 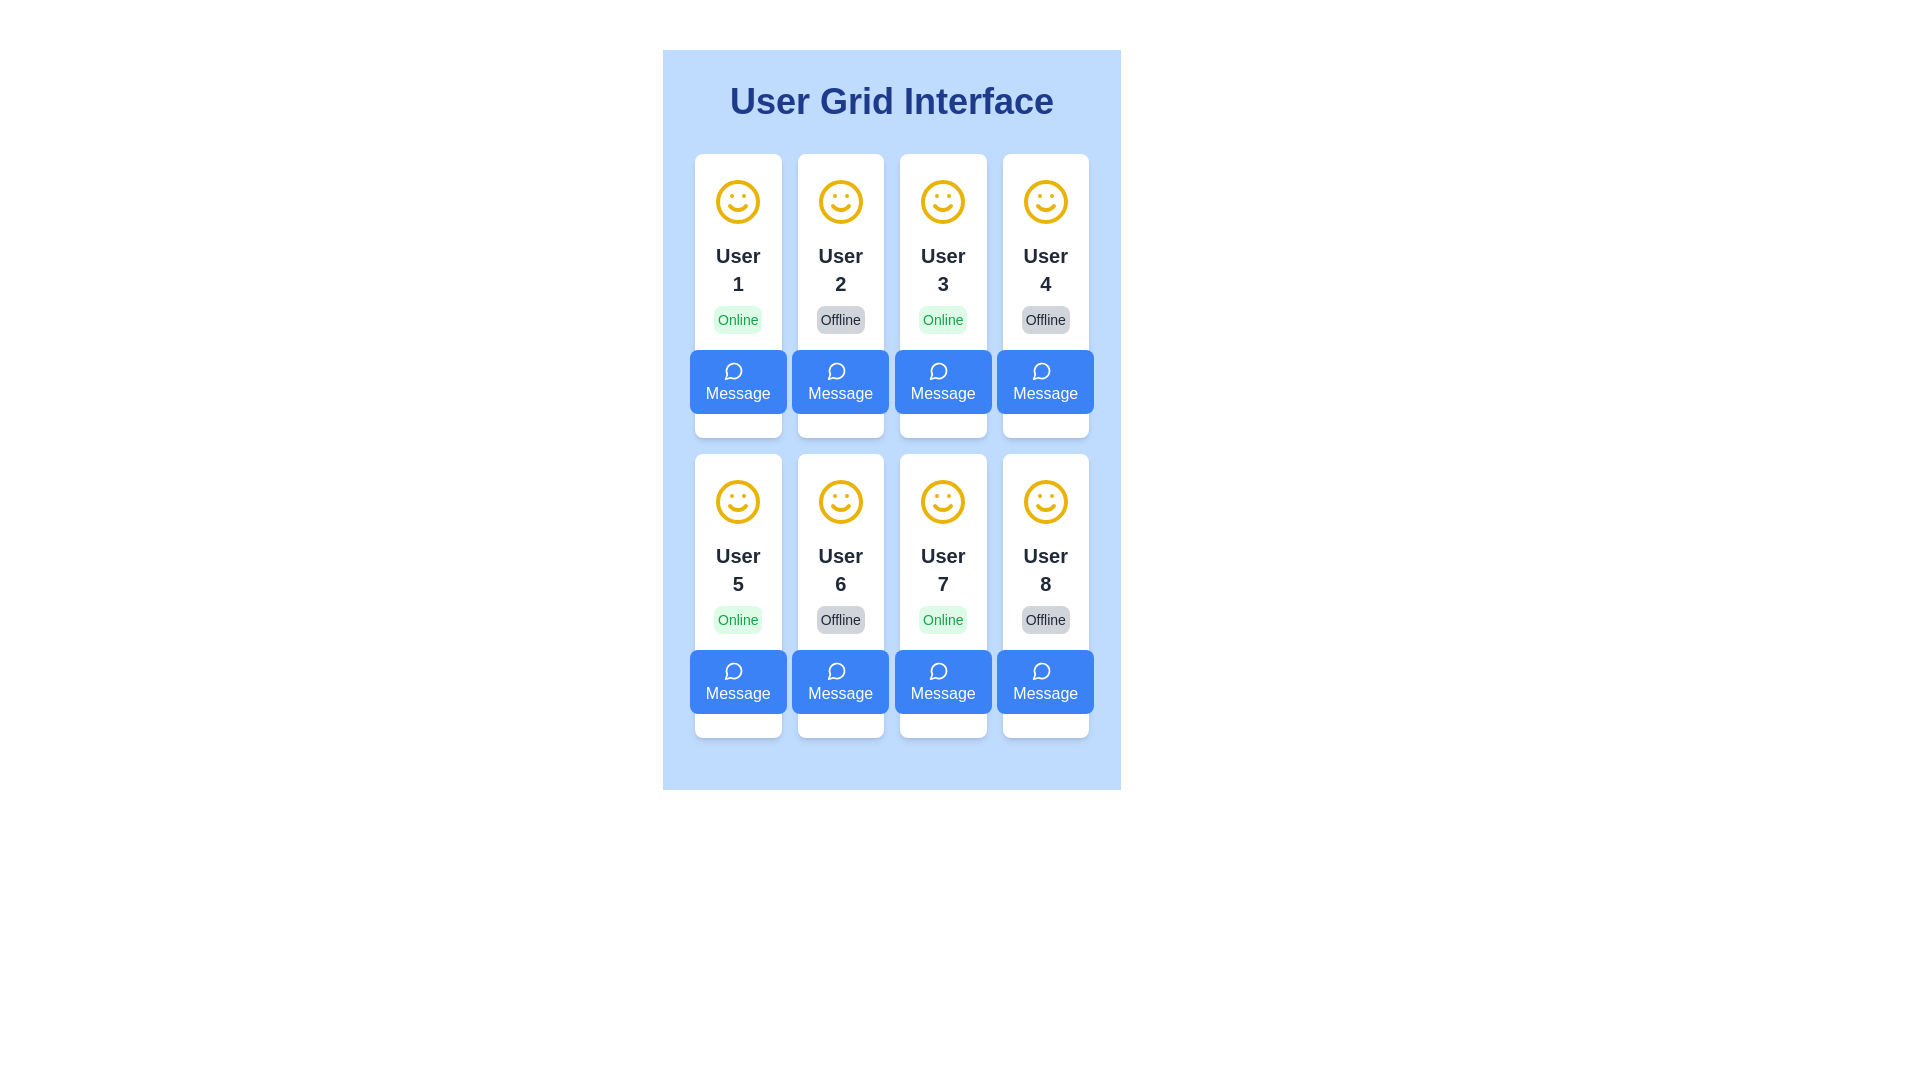 I want to click on the text label that displays 'User 8', located in the bottom-right card of a 2x4 grid, positioned below a smiley icon and above the 'Offline' status label, so click(x=1044, y=570).